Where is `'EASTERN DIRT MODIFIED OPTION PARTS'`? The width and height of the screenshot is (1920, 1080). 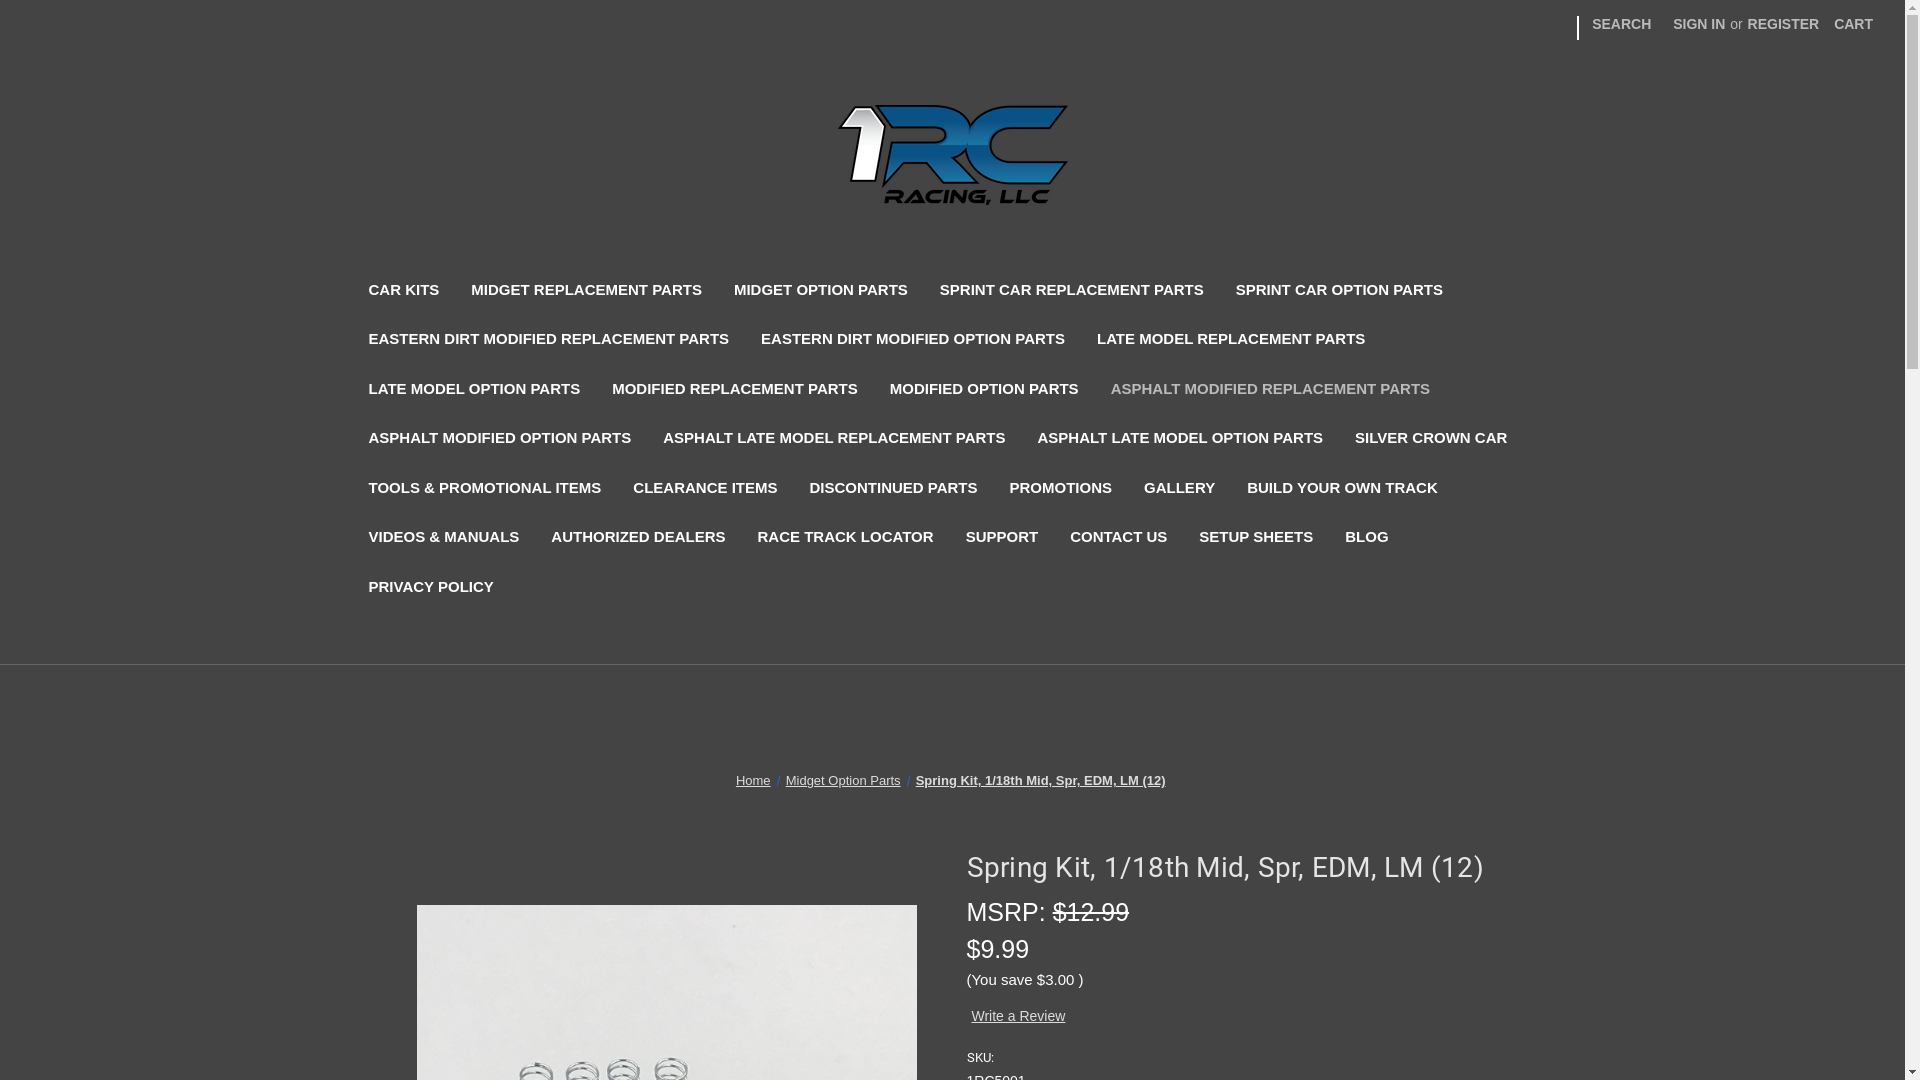 'EASTERN DIRT MODIFIED OPTION PARTS' is located at coordinates (911, 340).